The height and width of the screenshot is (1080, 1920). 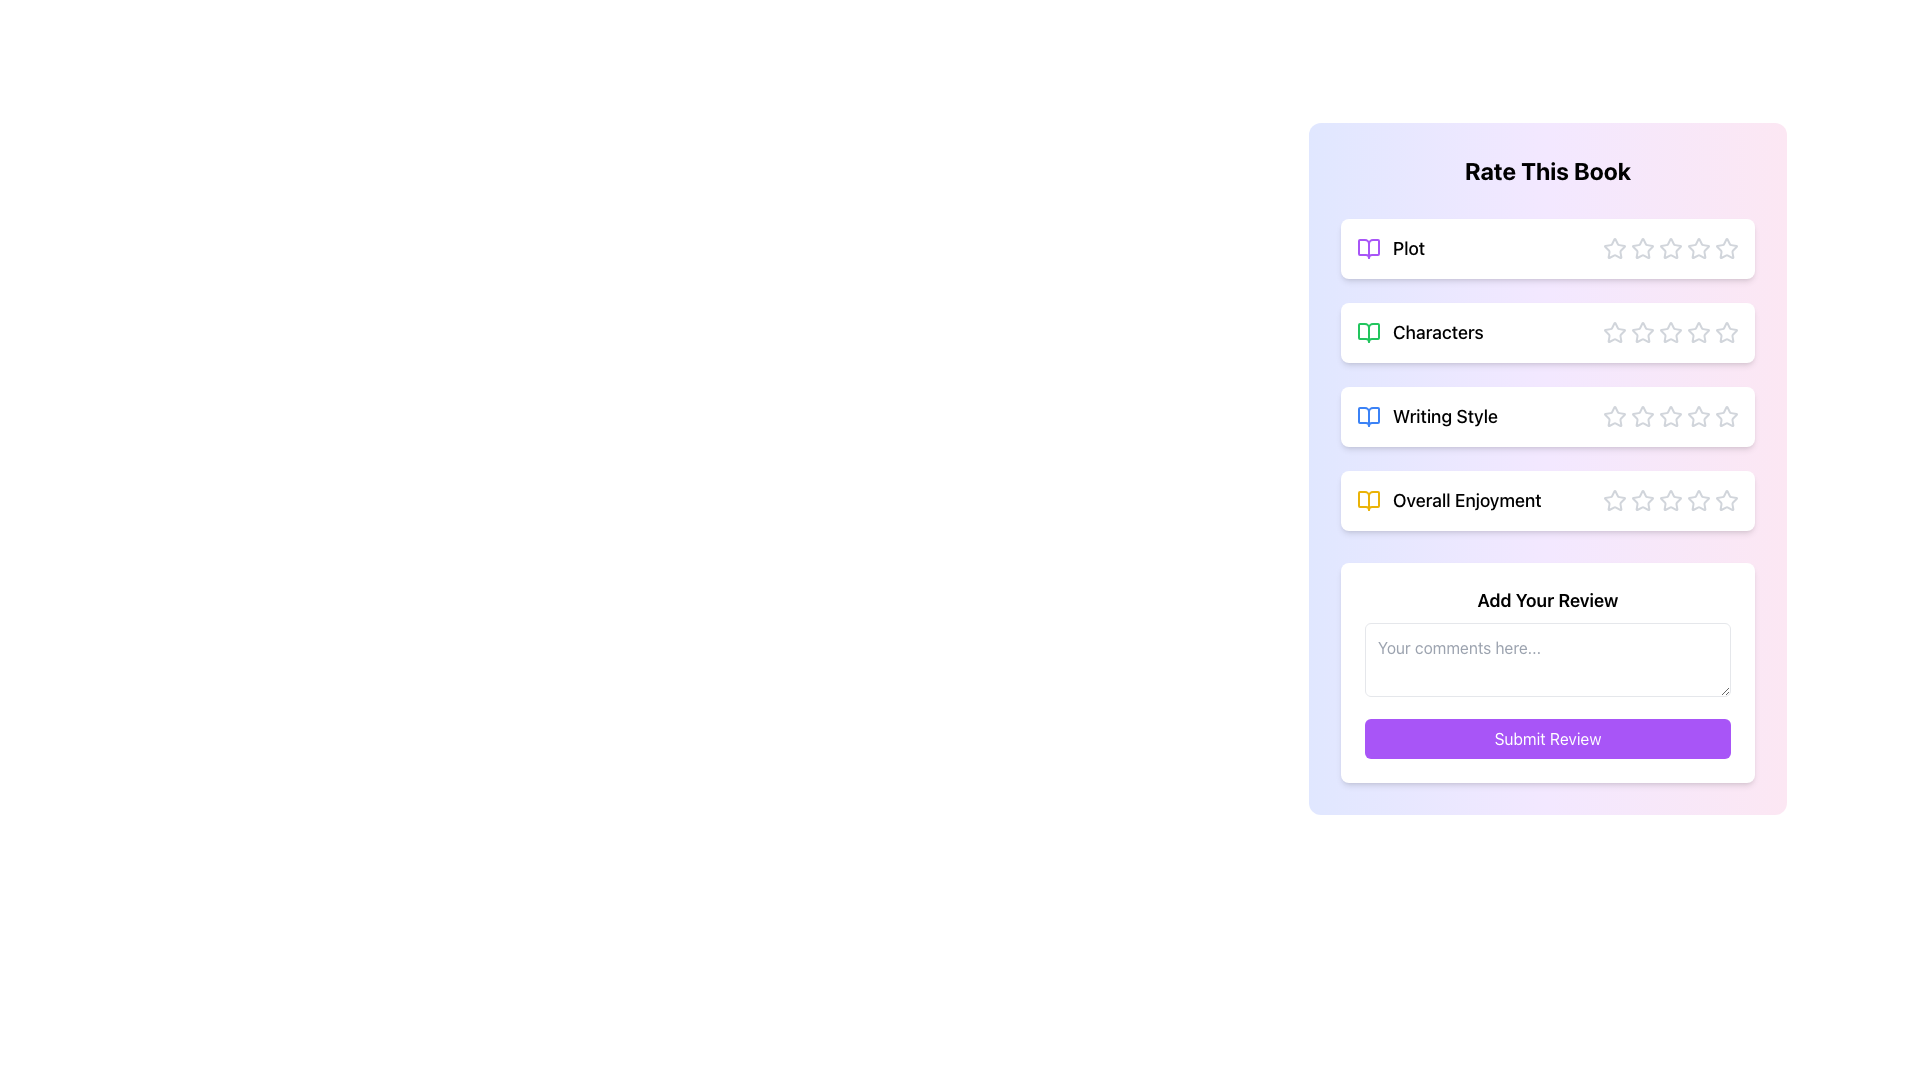 What do you see at coordinates (1614, 500) in the screenshot?
I see `the first star icon in the 'Overall Enjoyment' rating section` at bounding box center [1614, 500].